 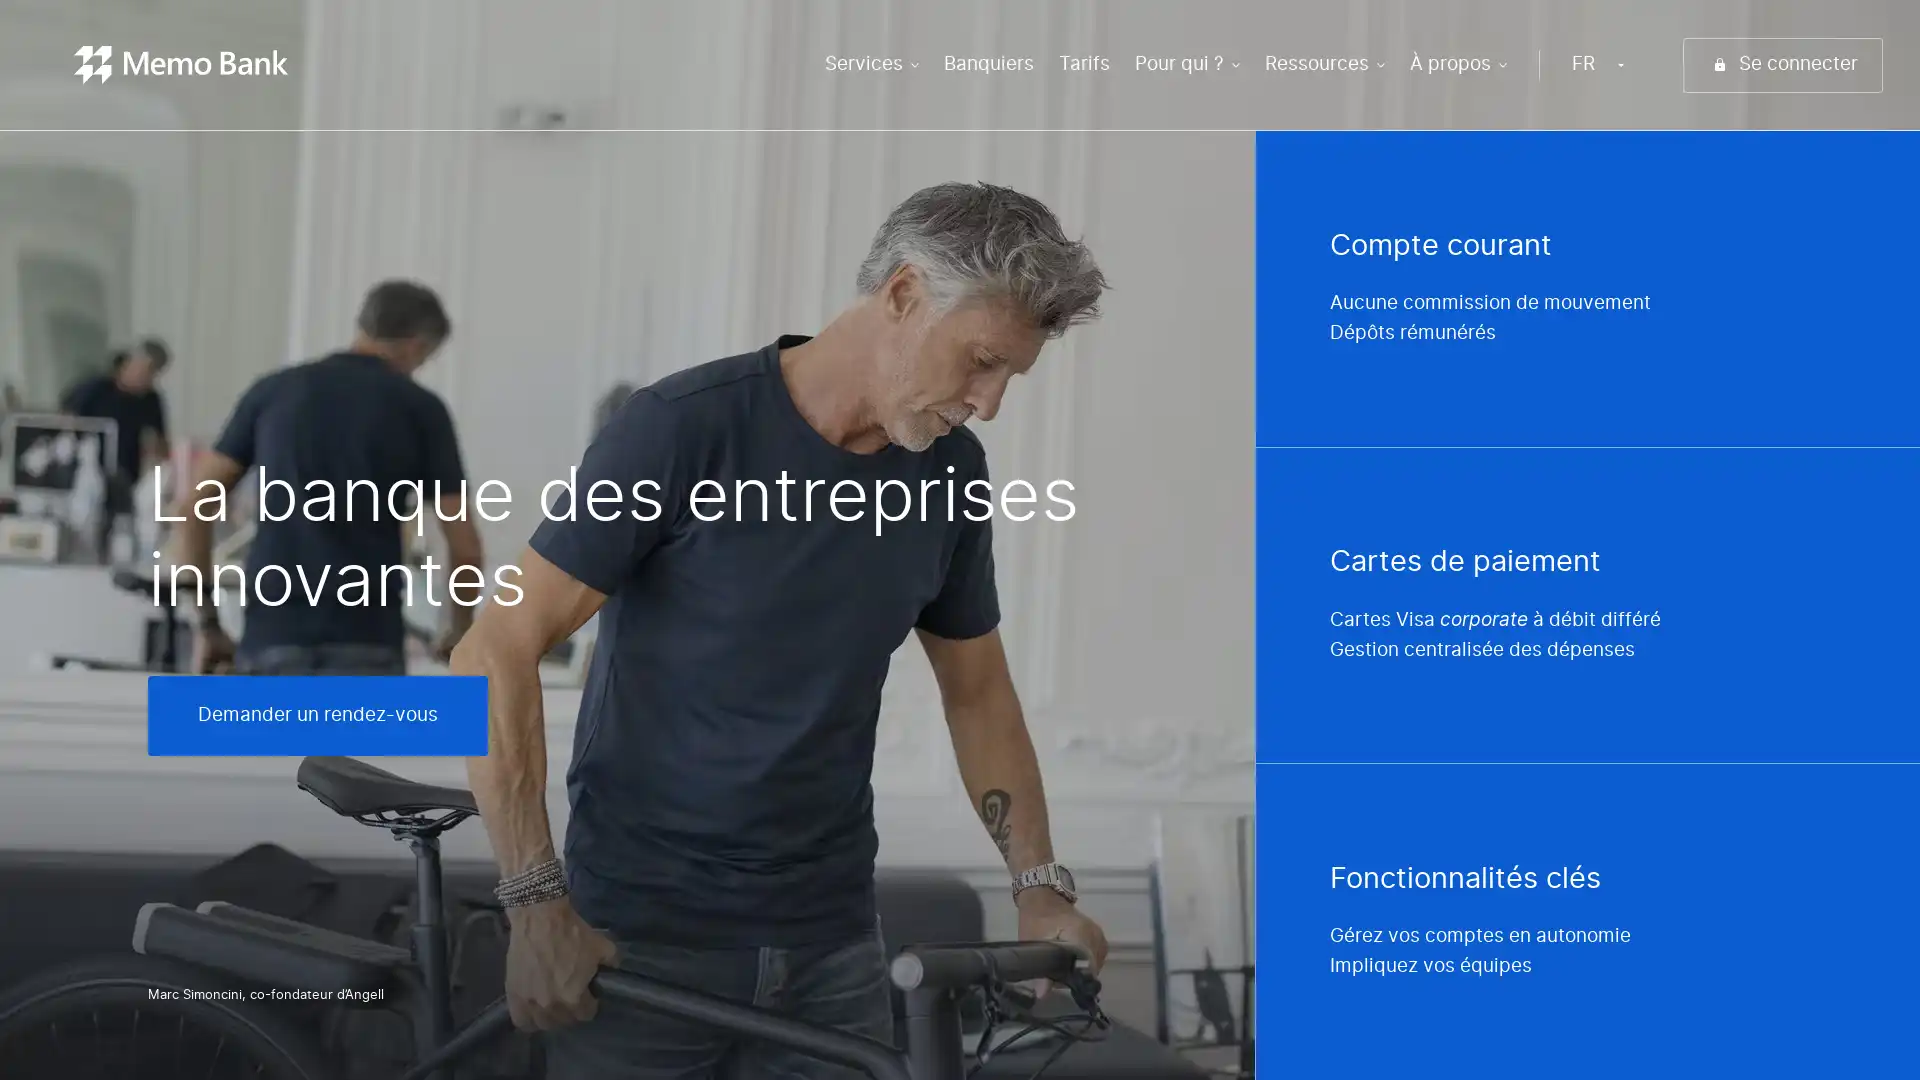 What do you see at coordinates (123, 978) in the screenshot?
I see `Choisir` at bounding box center [123, 978].